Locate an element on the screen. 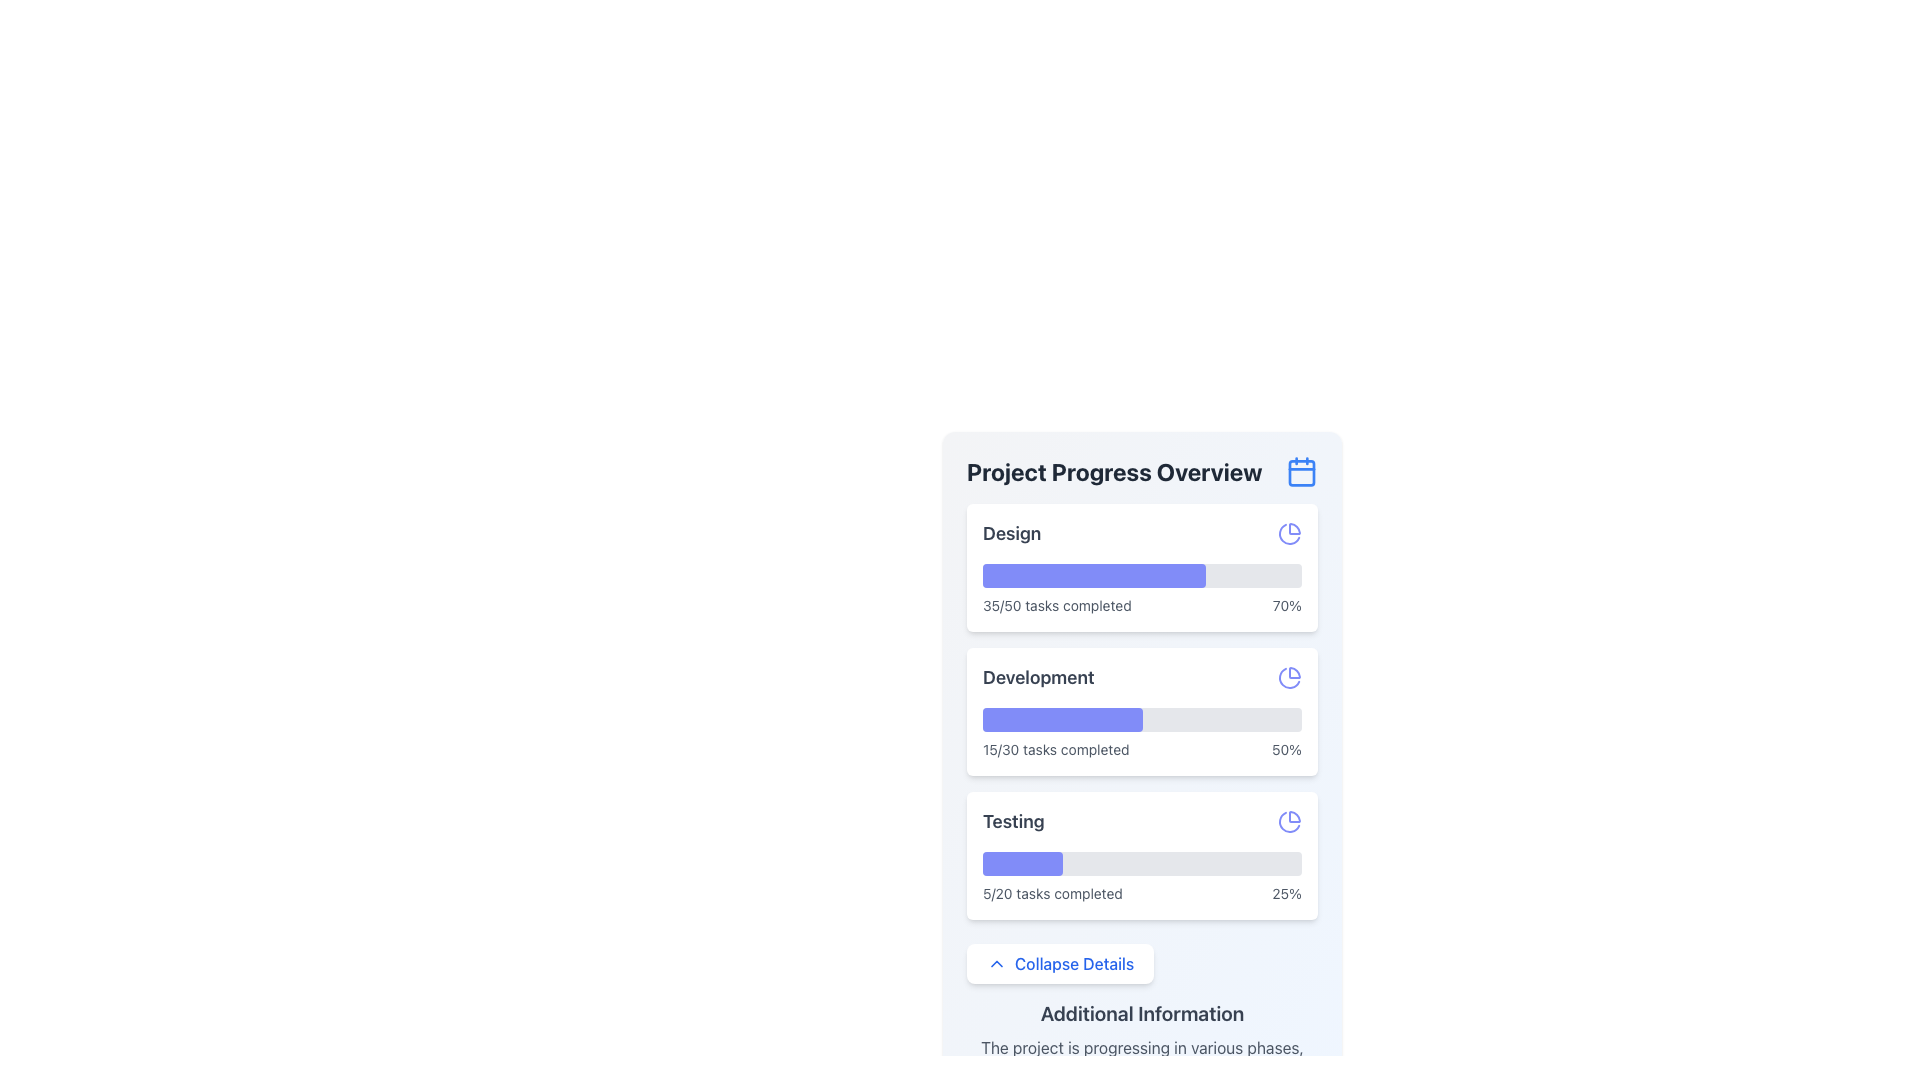  the distinct blue calendar icon located at the rightmost side of the 'Project Progress Overview' header is located at coordinates (1301, 471).